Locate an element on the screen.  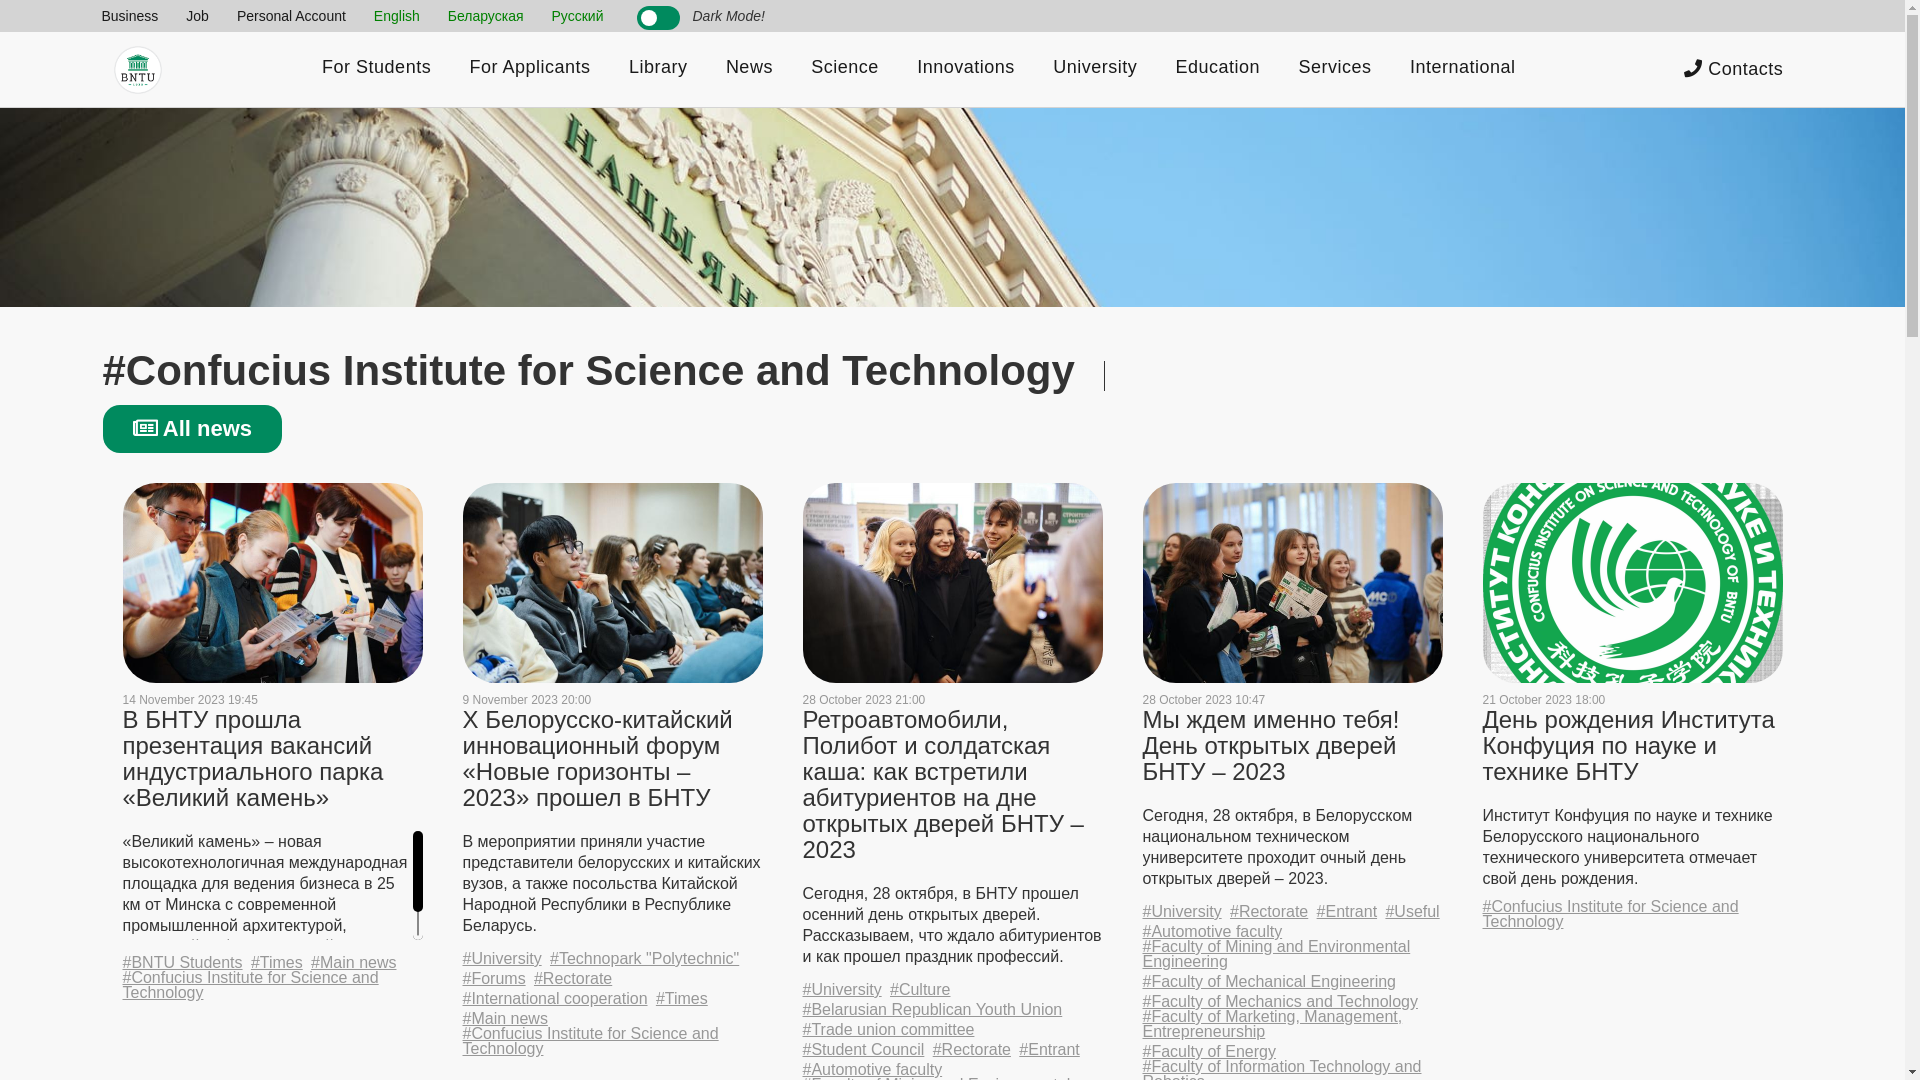
'Science' is located at coordinates (844, 68).